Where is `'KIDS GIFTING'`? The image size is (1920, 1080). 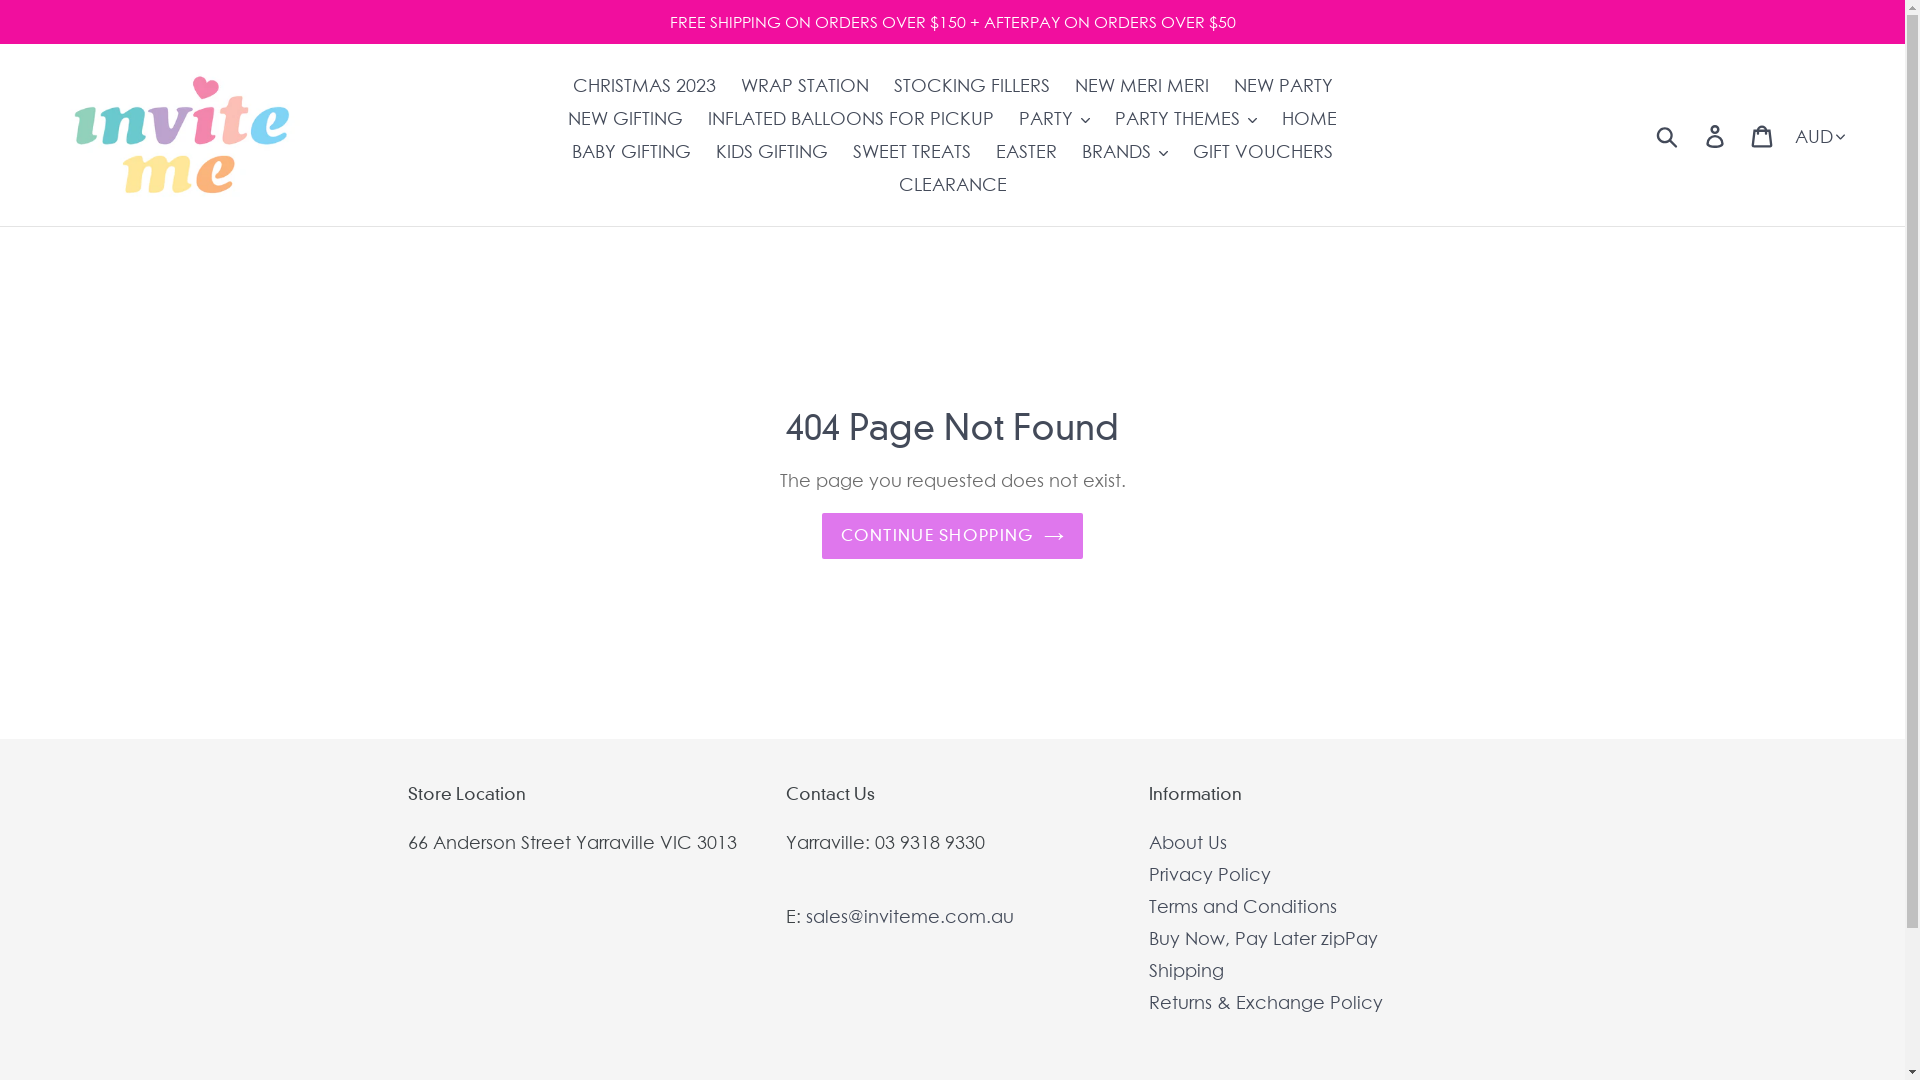 'KIDS GIFTING' is located at coordinates (771, 150).